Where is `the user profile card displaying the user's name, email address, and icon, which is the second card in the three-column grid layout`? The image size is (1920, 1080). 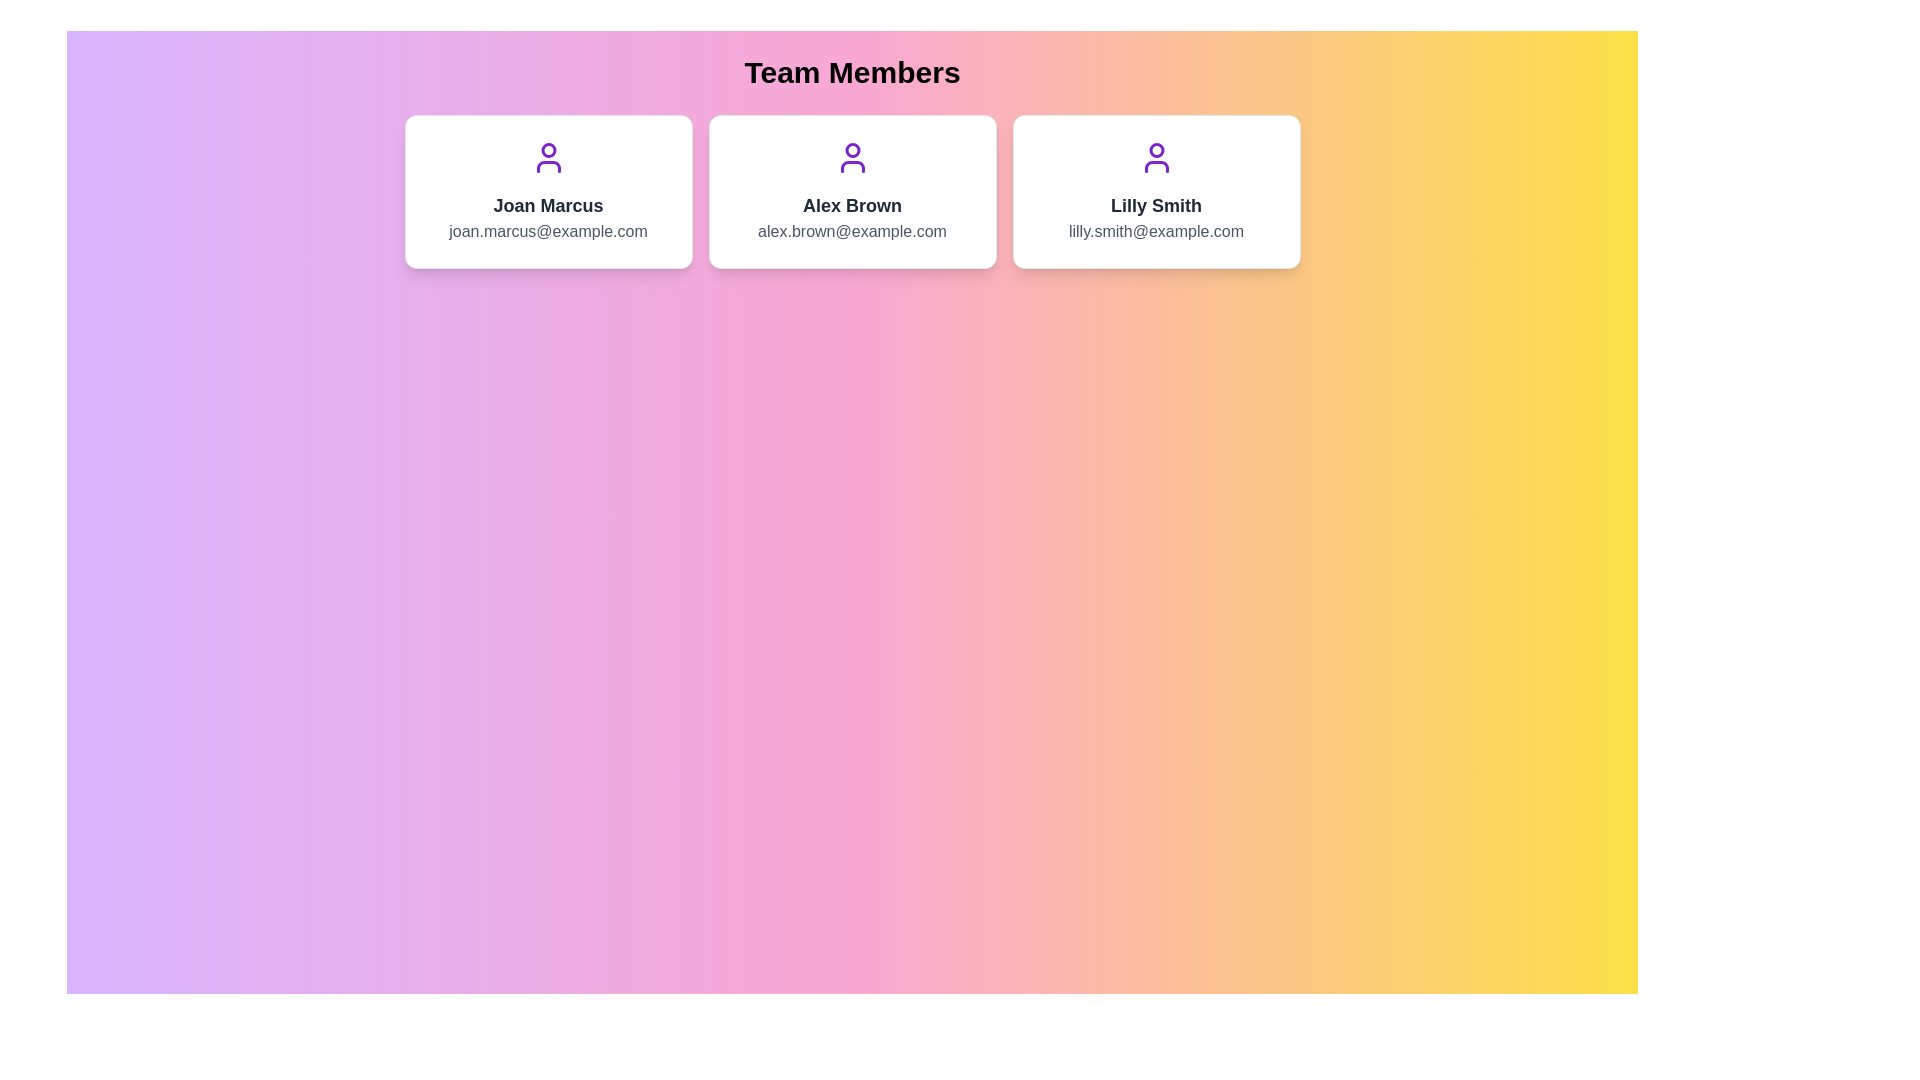
the user profile card displaying the user's name, email address, and icon, which is the second card in the three-column grid layout is located at coordinates (852, 192).